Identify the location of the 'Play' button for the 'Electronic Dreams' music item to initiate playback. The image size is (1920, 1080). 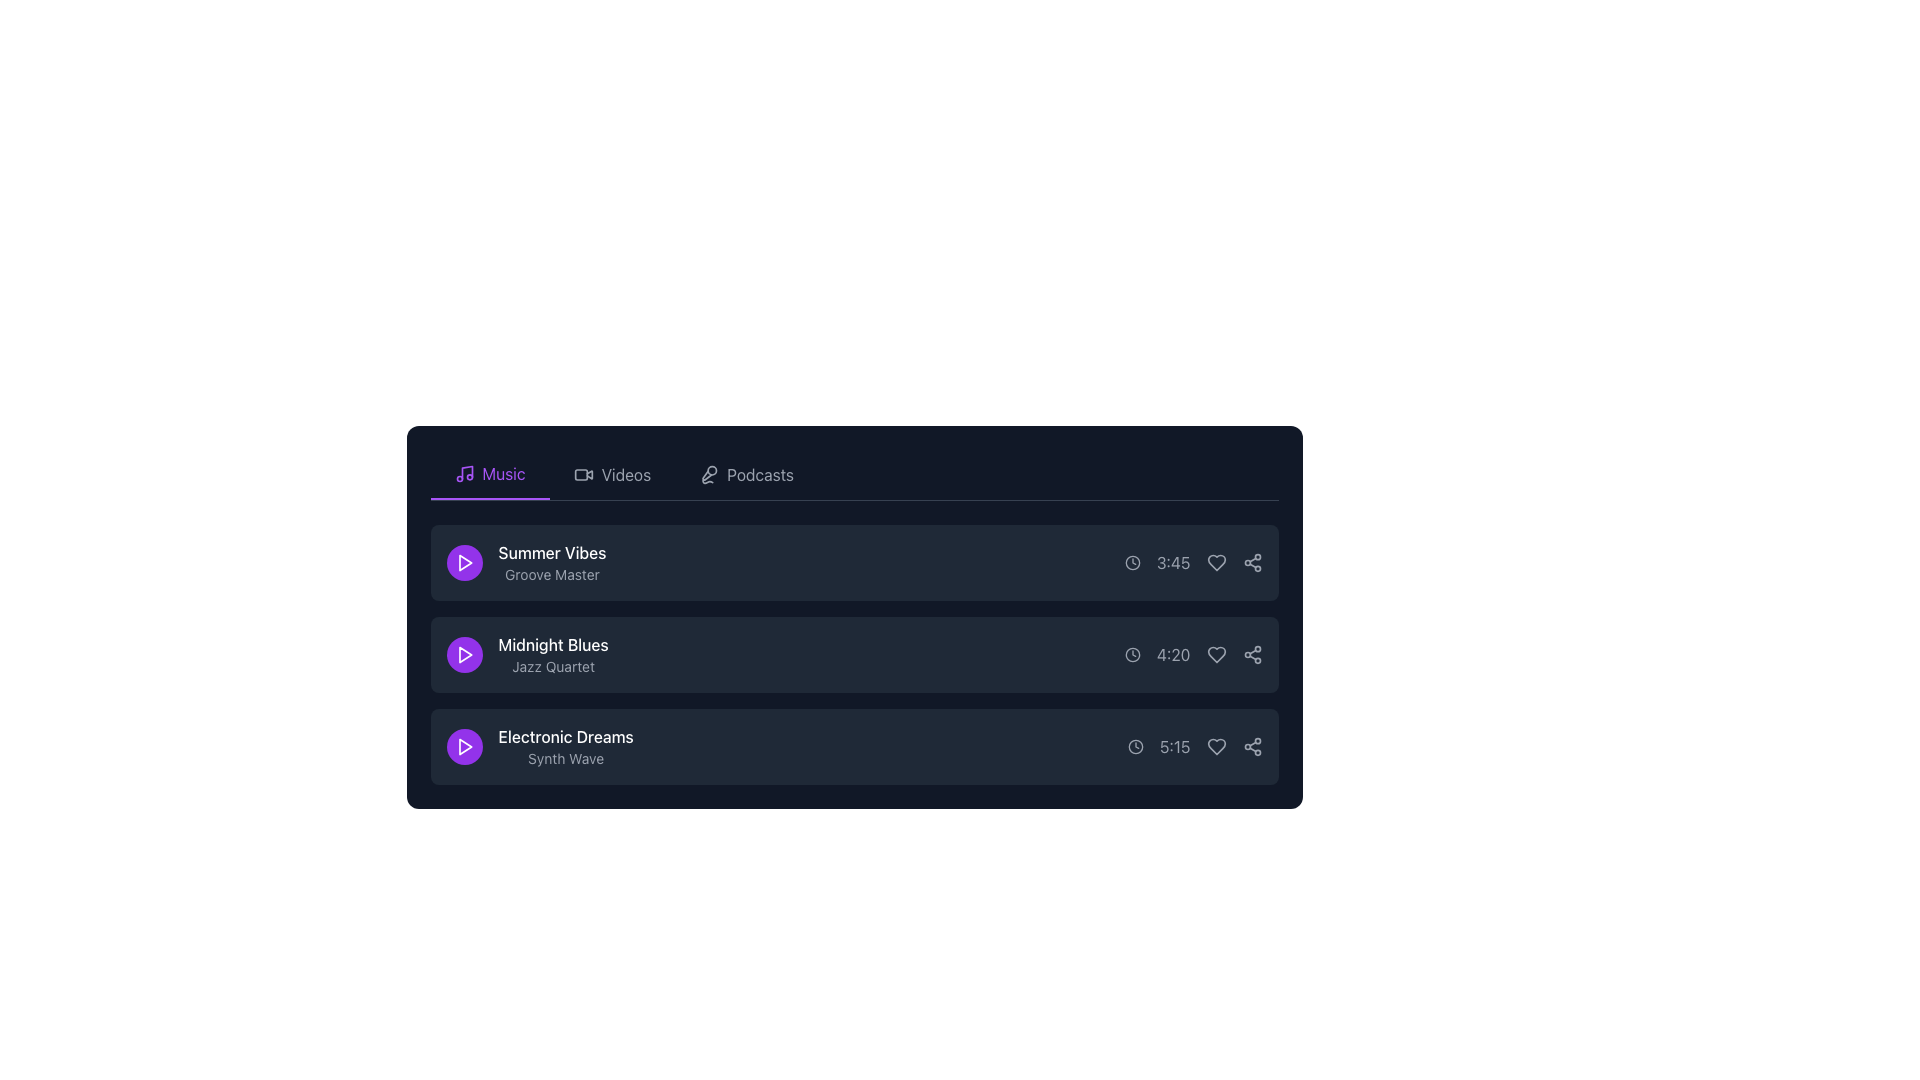
(463, 747).